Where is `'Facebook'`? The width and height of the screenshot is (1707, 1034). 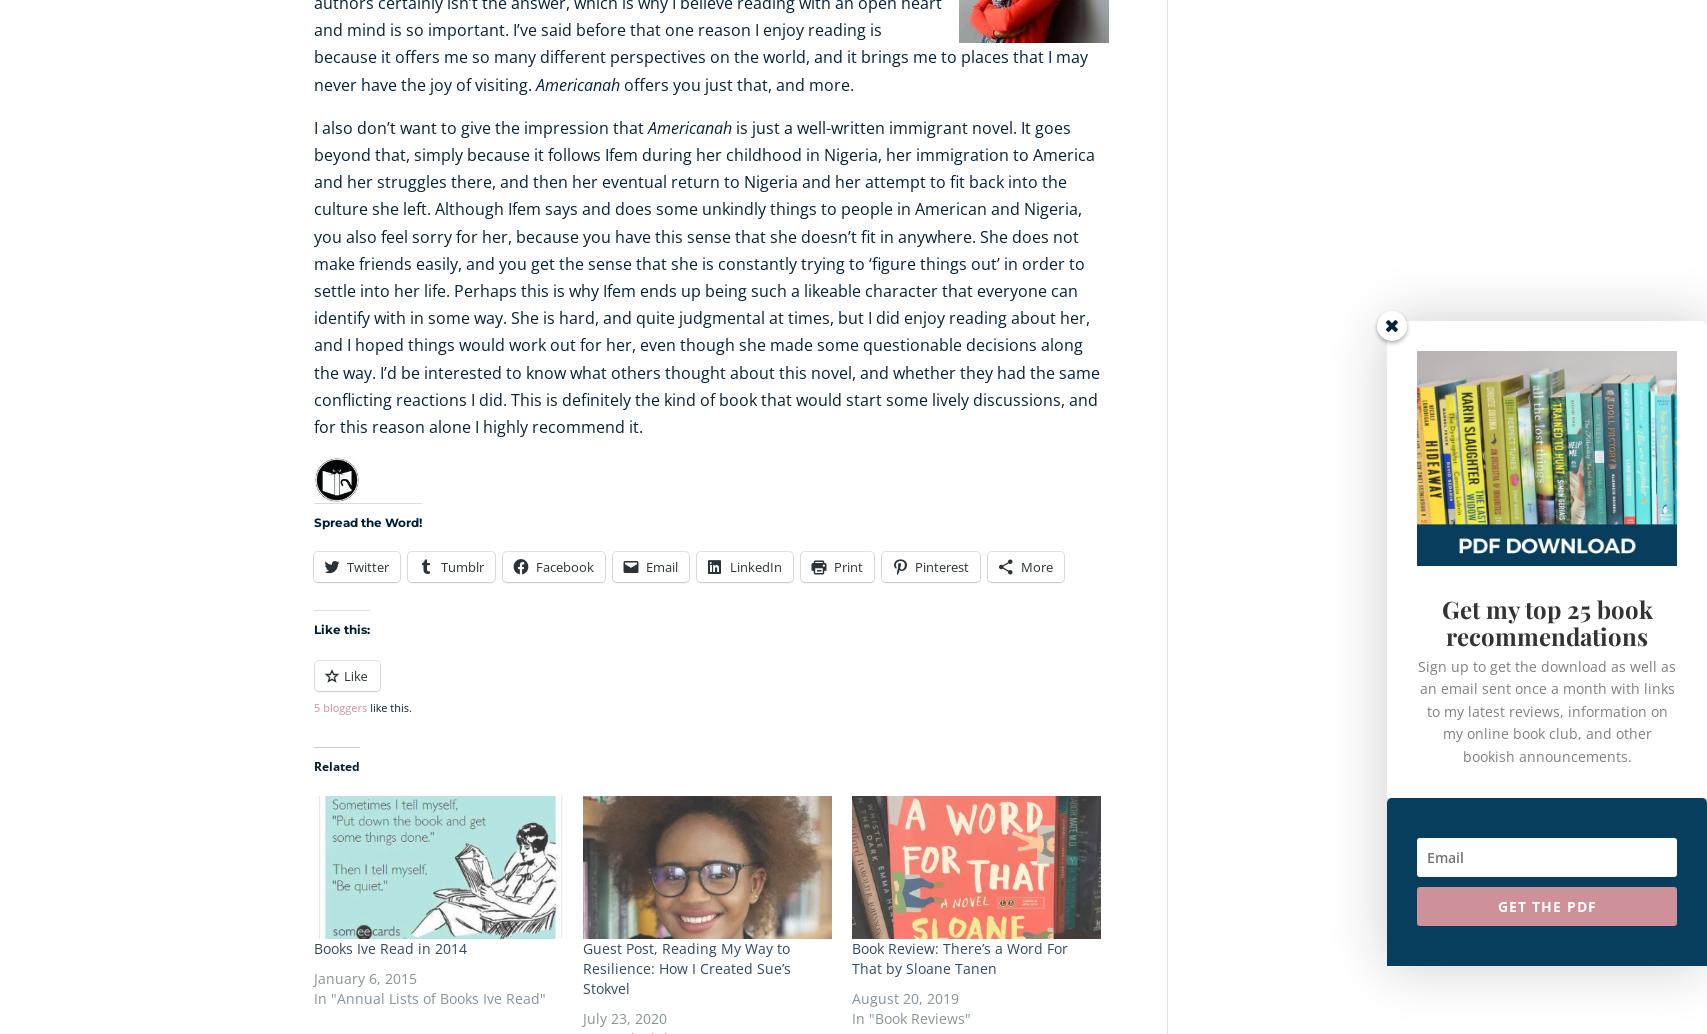 'Facebook' is located at coordinates (563, 567).